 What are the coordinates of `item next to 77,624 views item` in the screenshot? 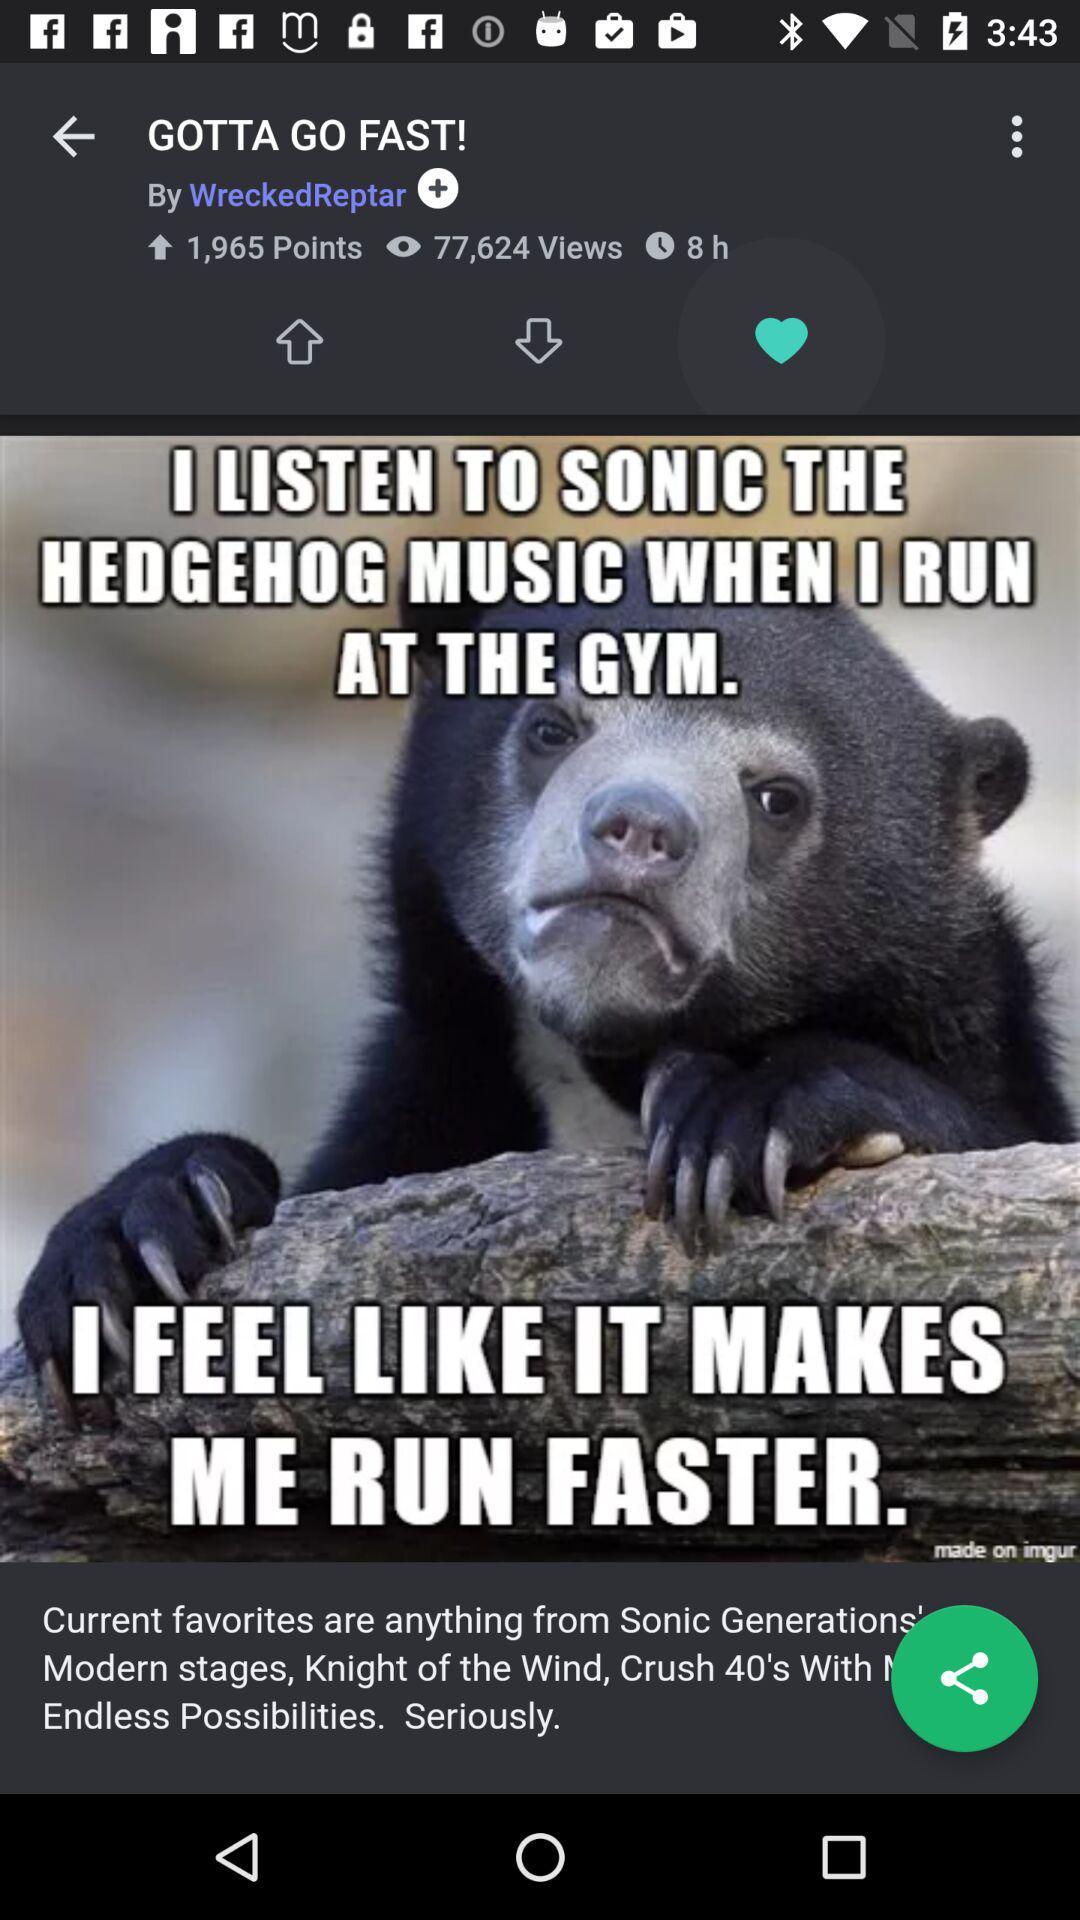 It's located at (780, 341).